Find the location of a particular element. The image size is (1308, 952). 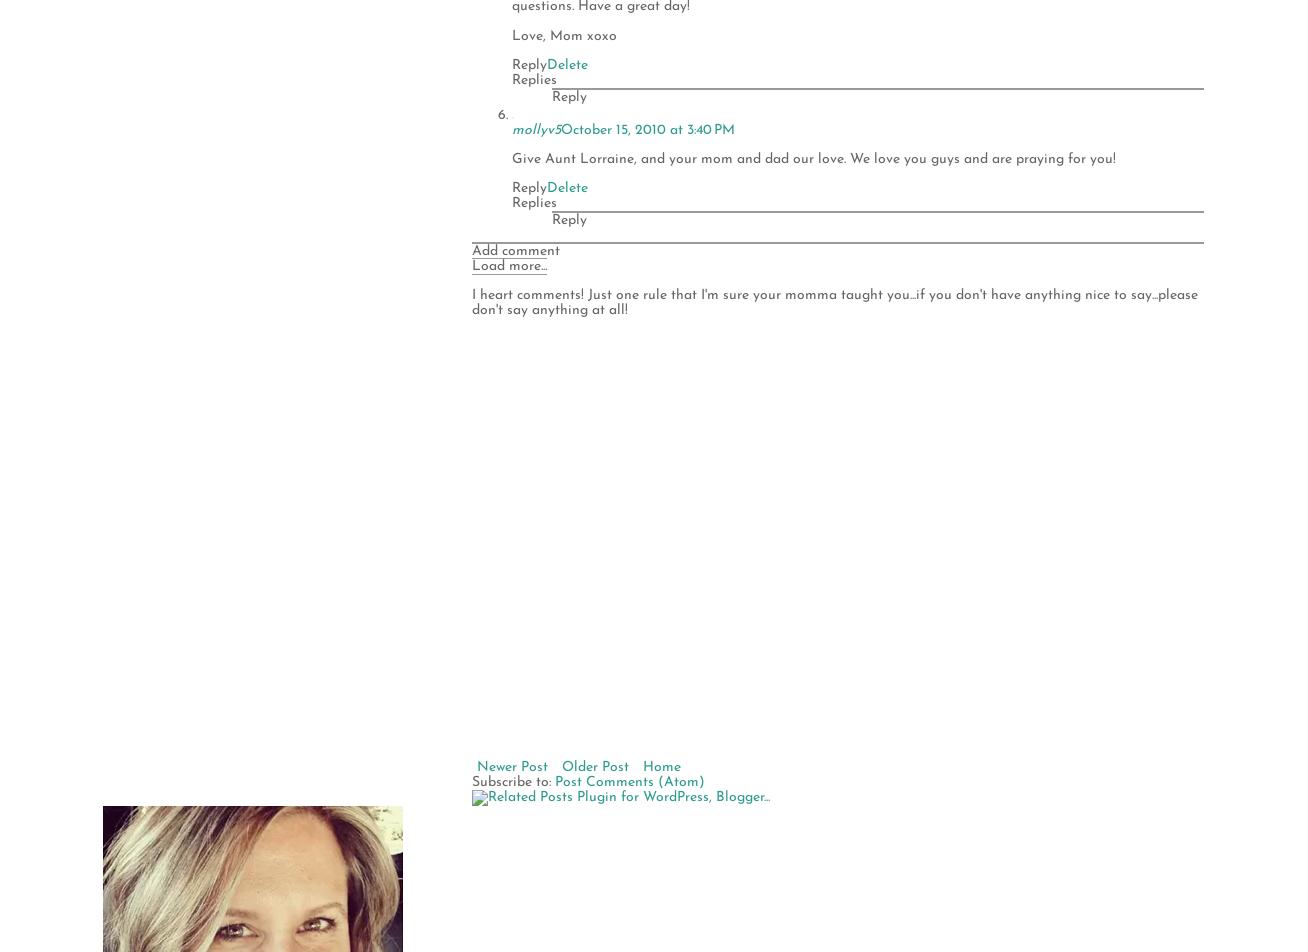

'Post Comments (Atom)' is located at coordinates (629, 781).